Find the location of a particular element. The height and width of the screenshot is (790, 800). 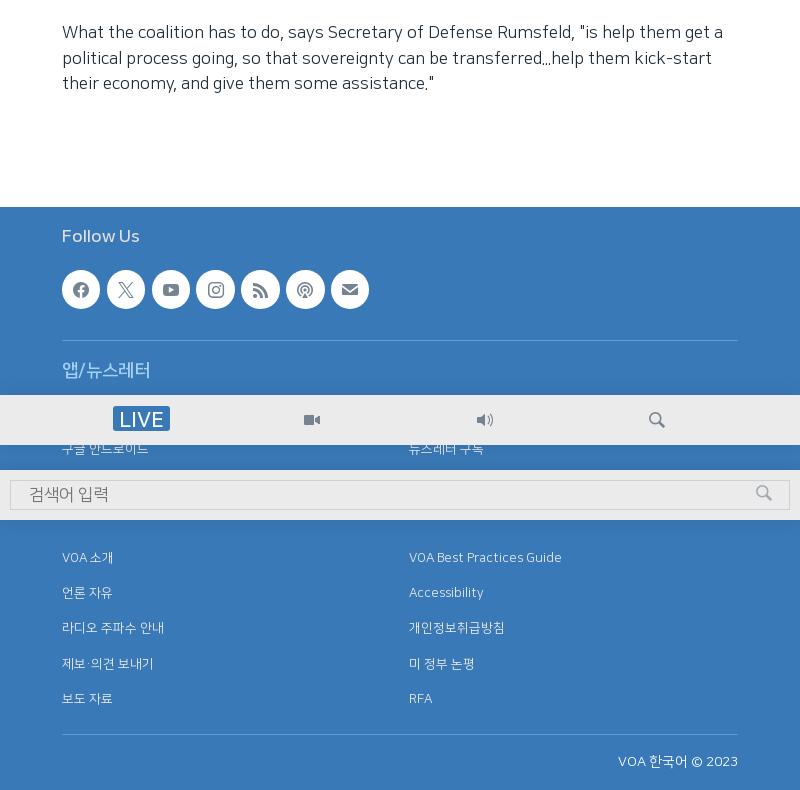

'앱/뉴스레터' is located at coordinates (105, 370).